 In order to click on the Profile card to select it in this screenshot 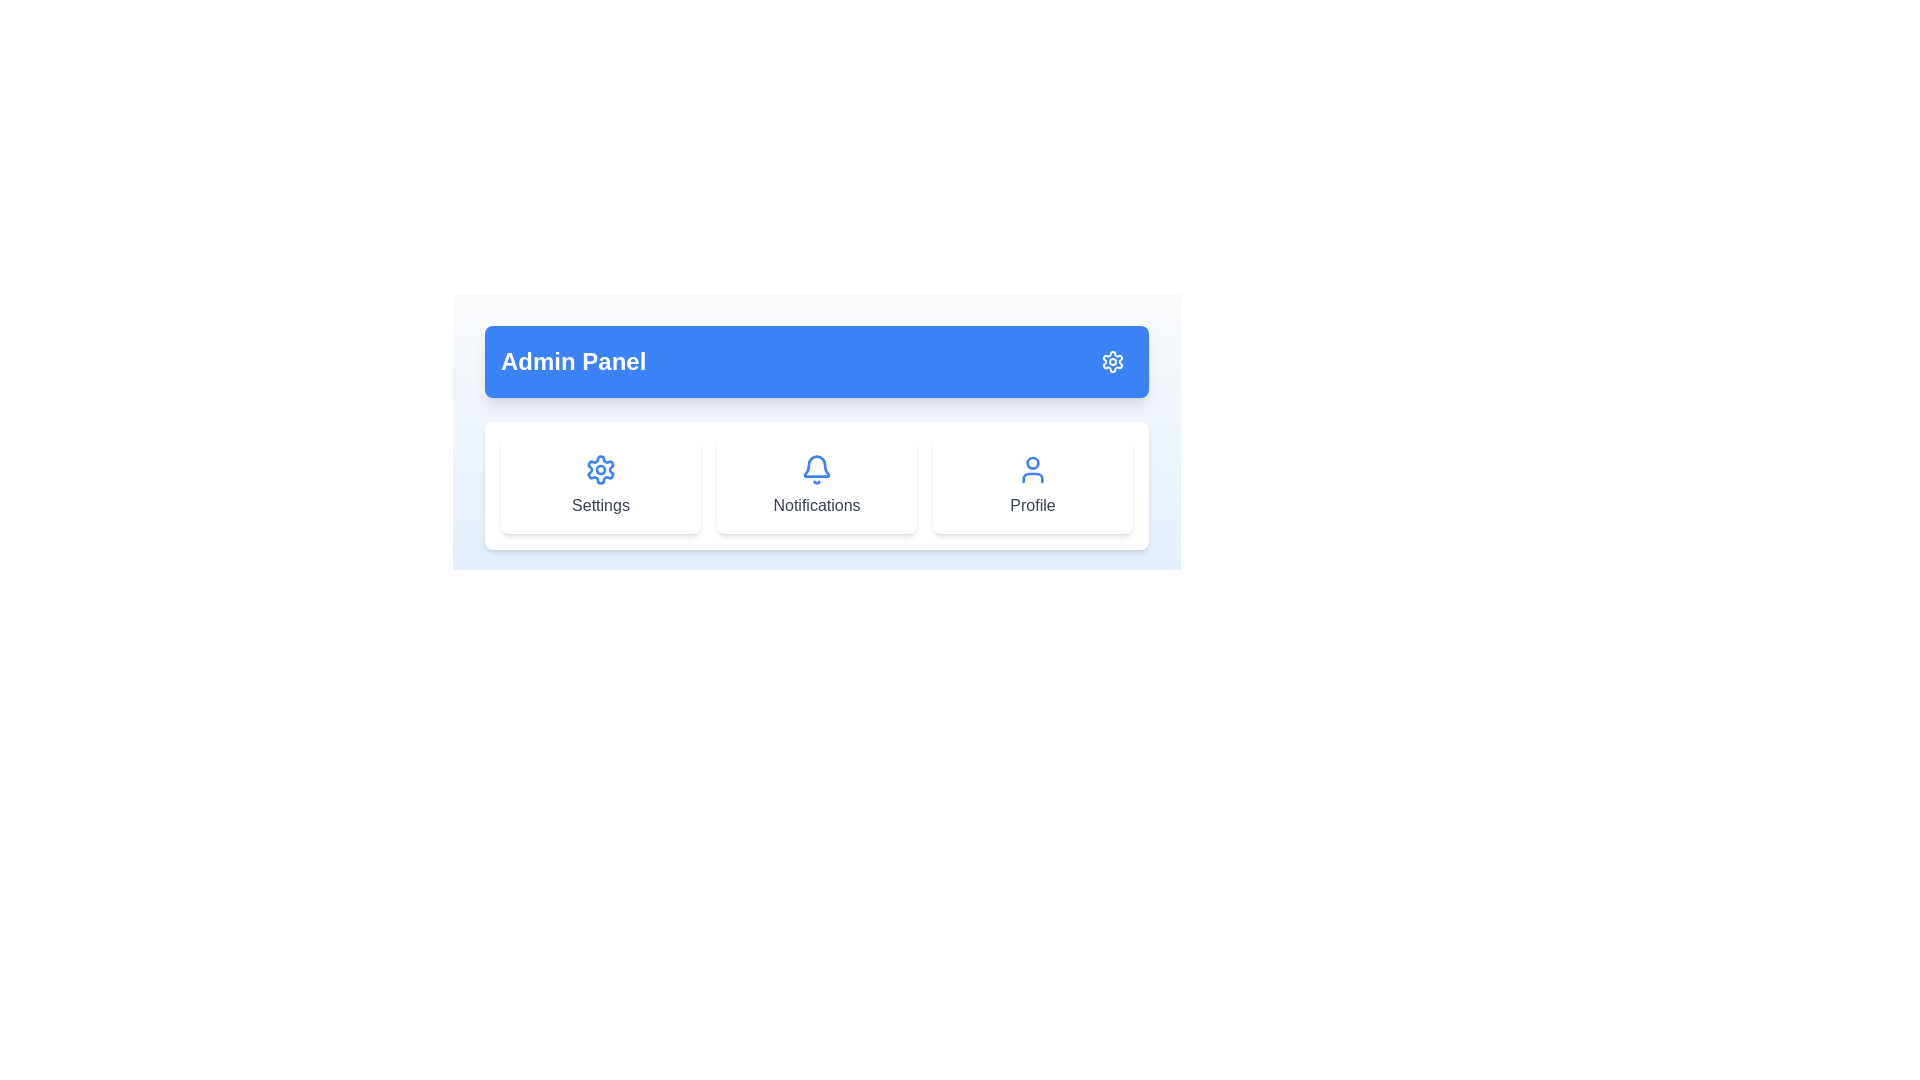, I will do `click(1032, 486)`.